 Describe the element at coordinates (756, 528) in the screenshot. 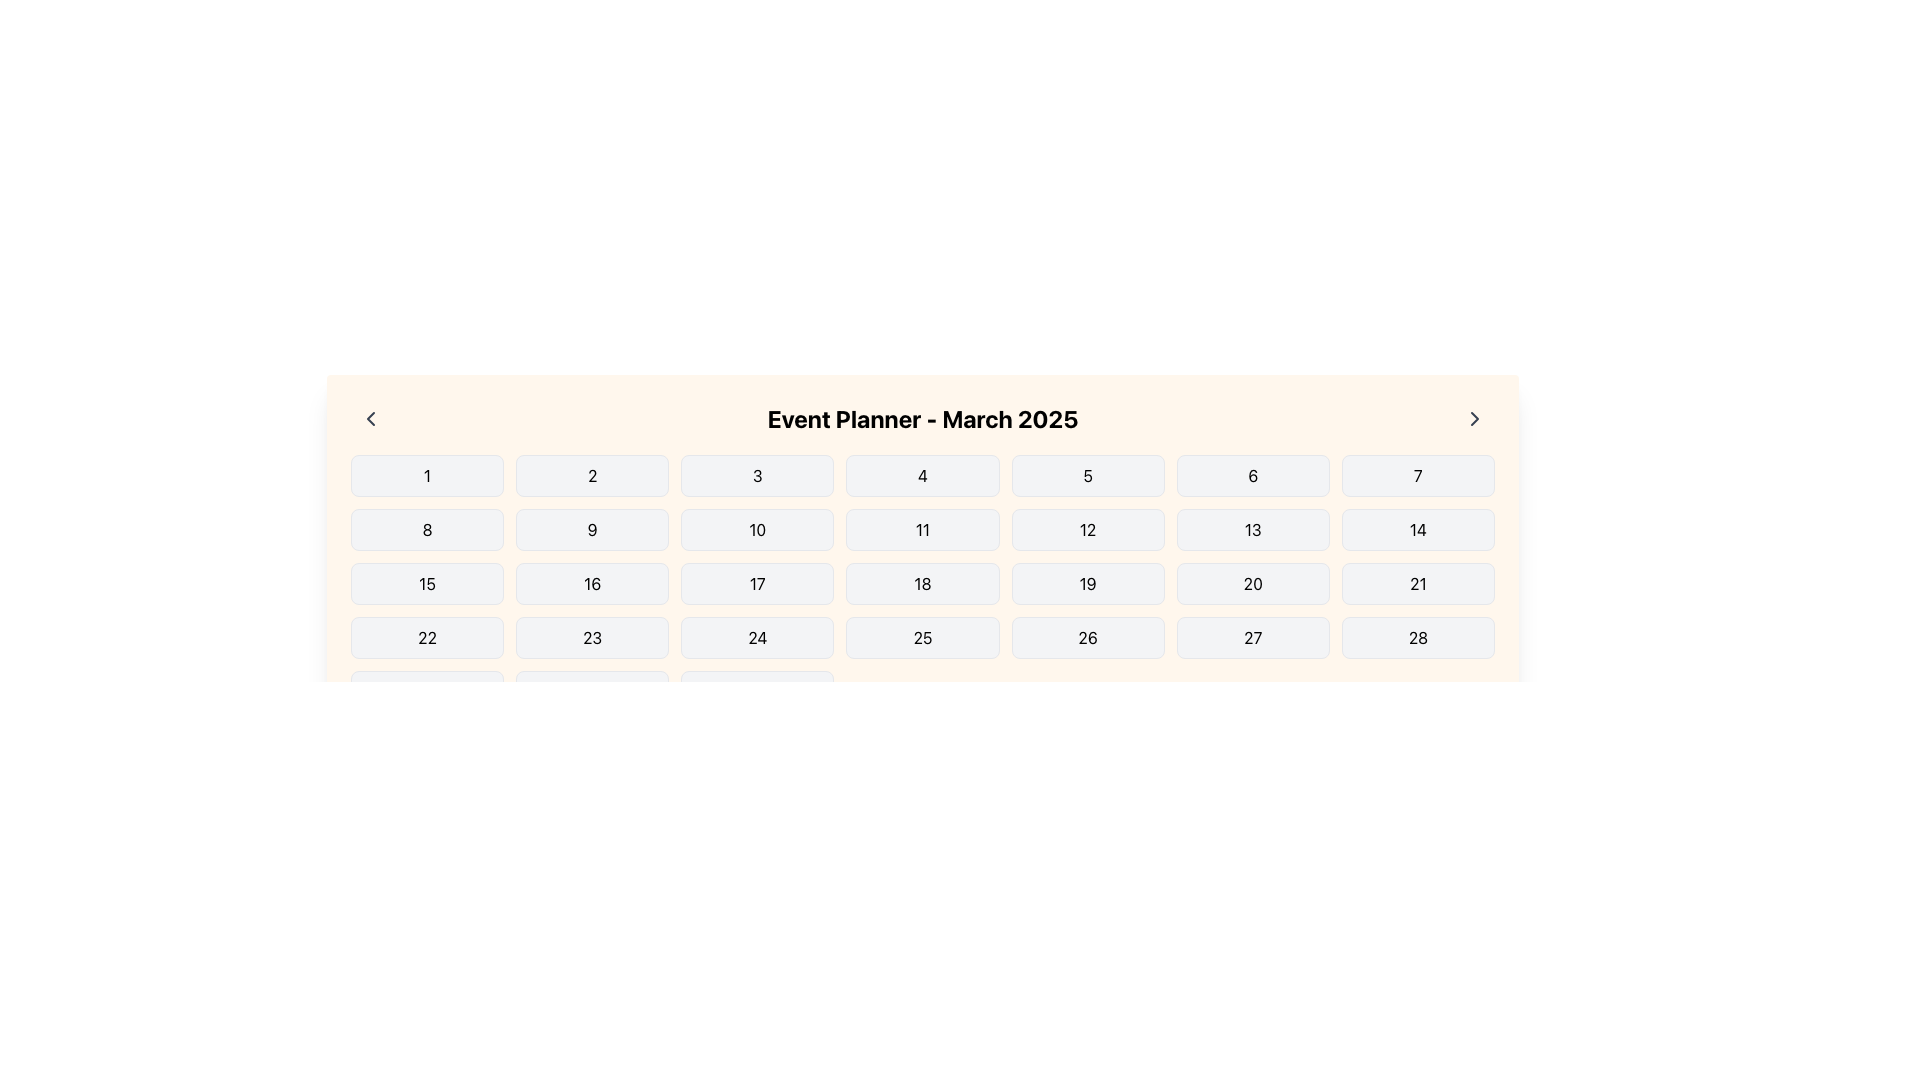

I see `the button-like interactive calendar date cell displaying '10' in the grid layout titled 'Event Planner - March 2025'` at that location.